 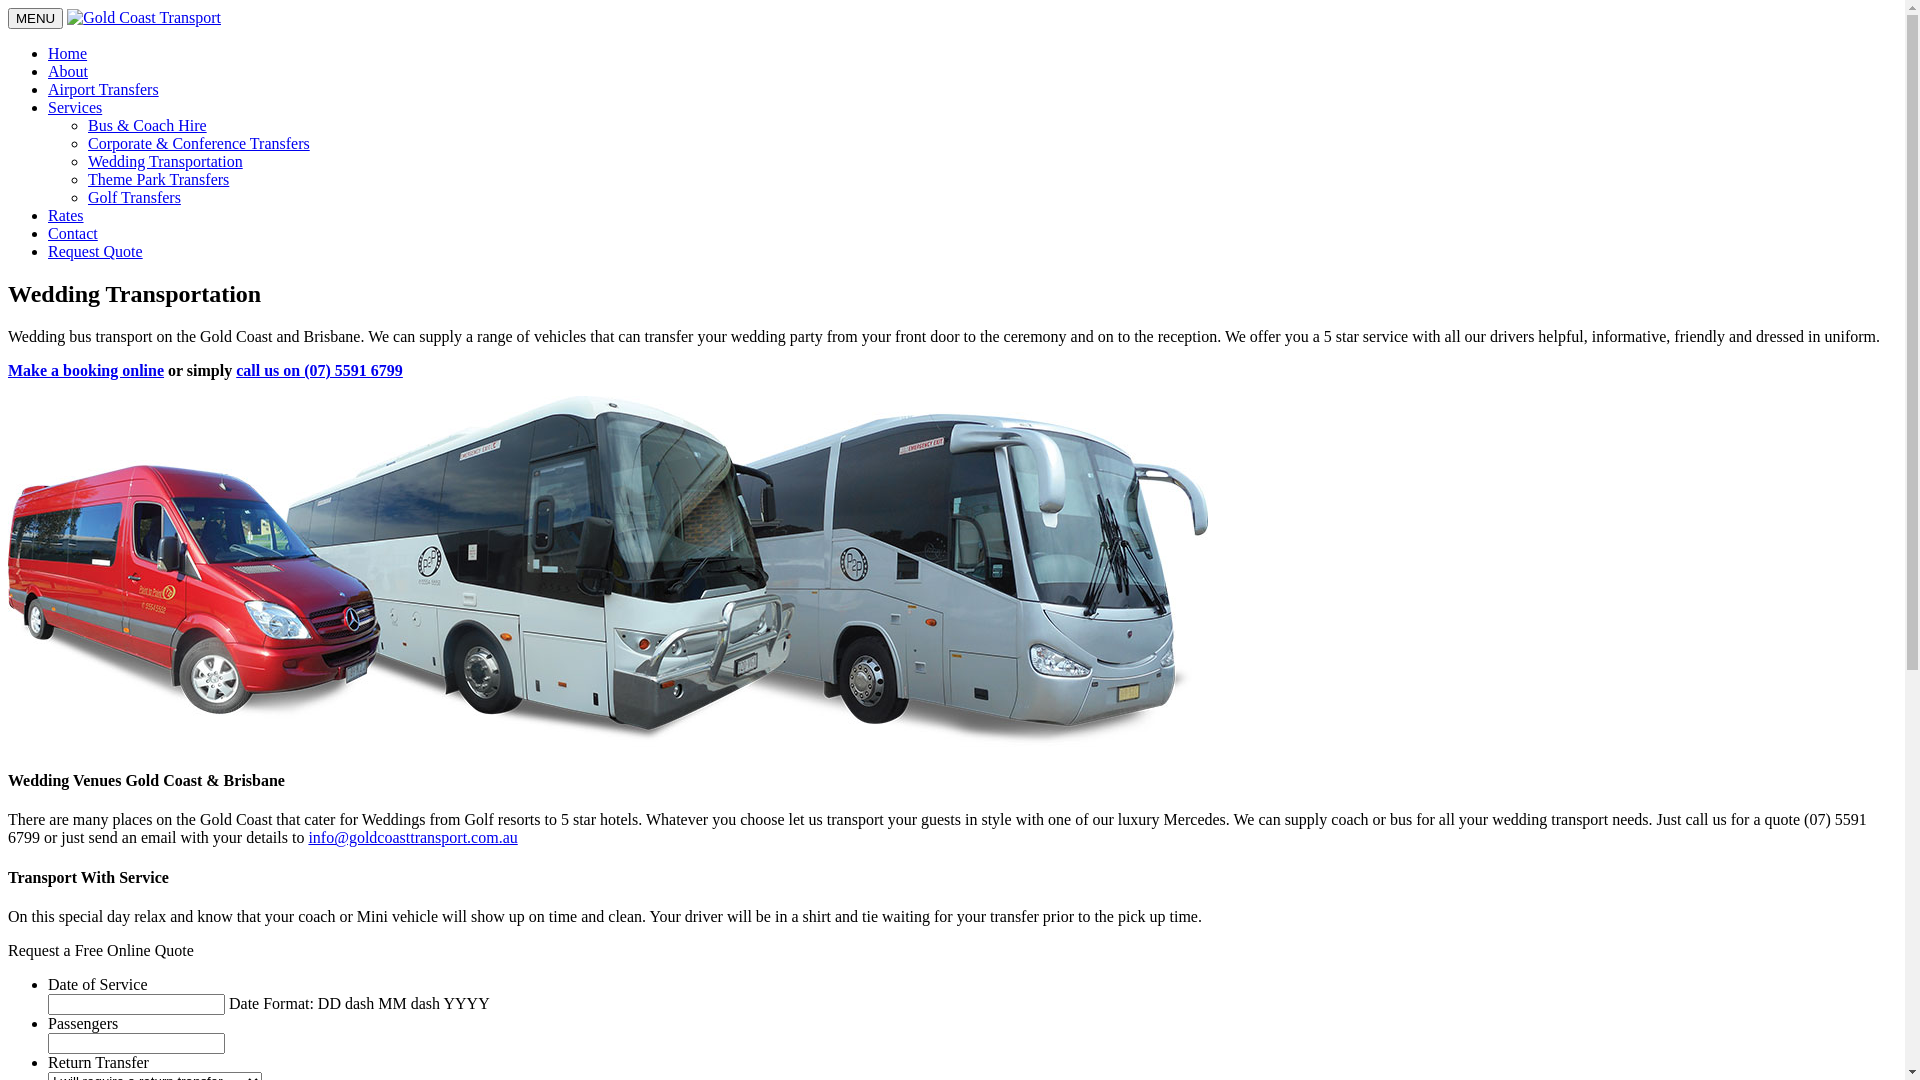 I want to click on 'Make a booking online', so click(x=85, y=370).